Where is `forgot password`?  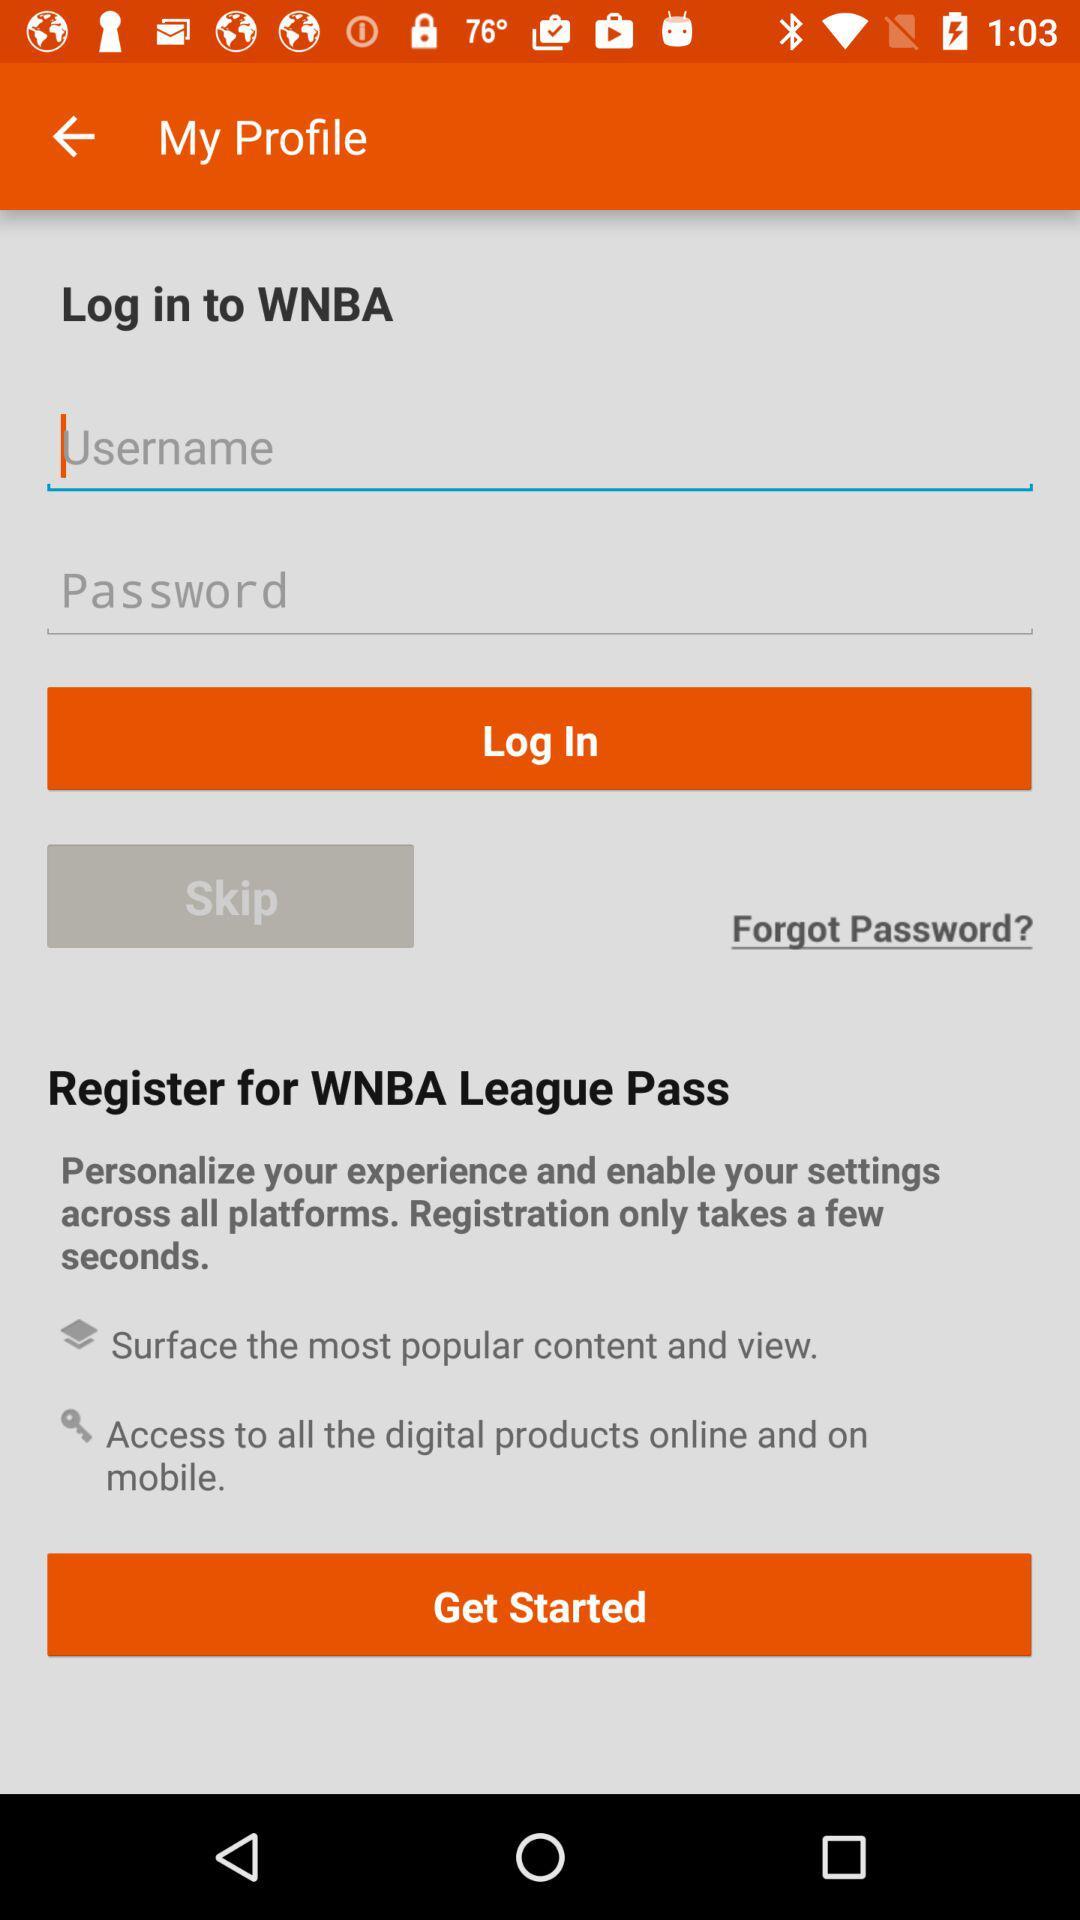
forgot password is located at coordinates (880, 930).